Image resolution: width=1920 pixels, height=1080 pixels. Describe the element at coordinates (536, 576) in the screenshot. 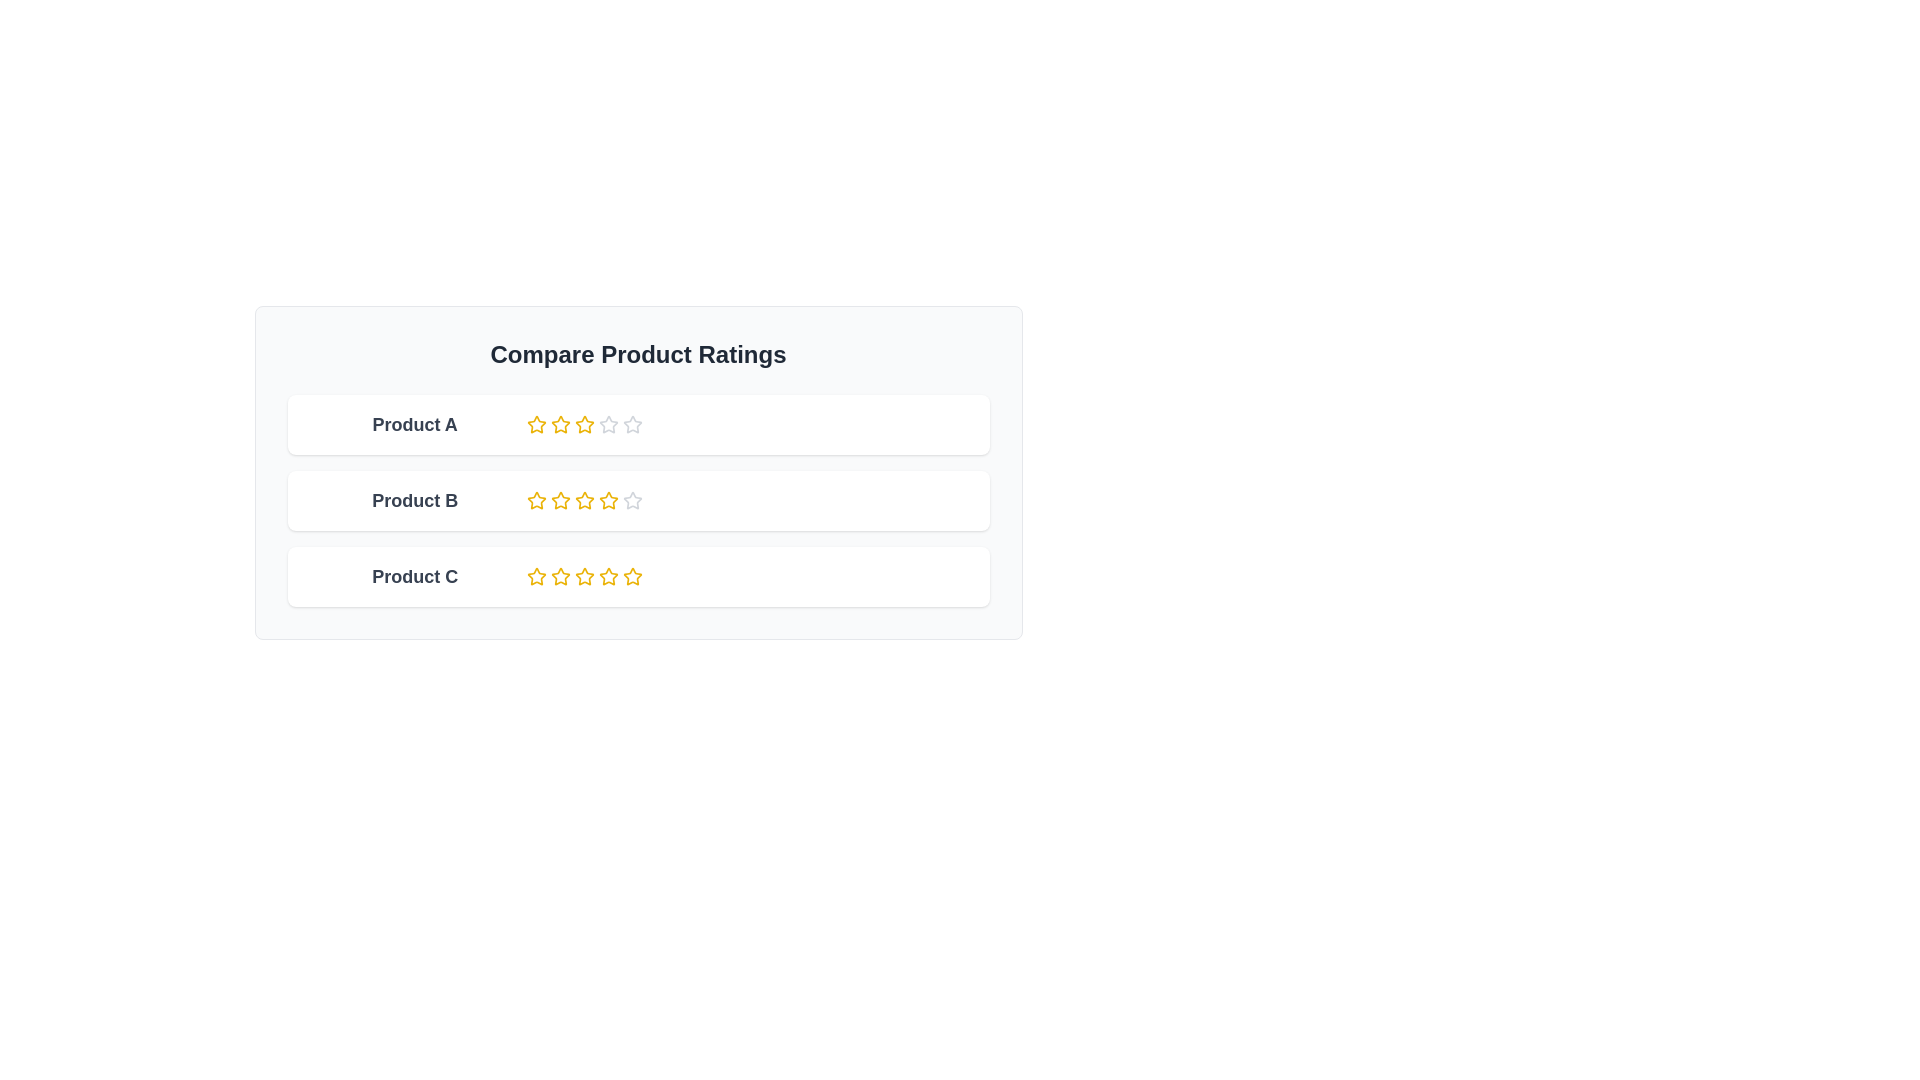

I see `the fifth star in the rating row` at that location.